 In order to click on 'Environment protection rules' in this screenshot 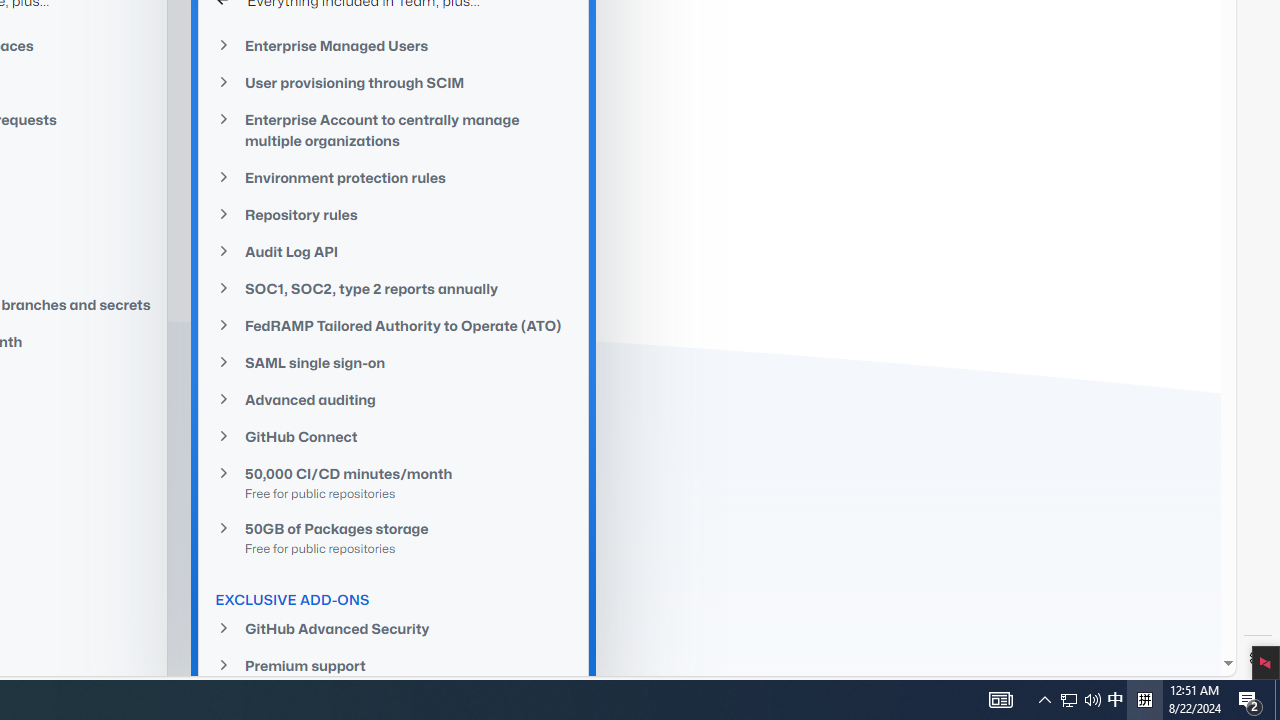, I will do `click(394, 177)`.